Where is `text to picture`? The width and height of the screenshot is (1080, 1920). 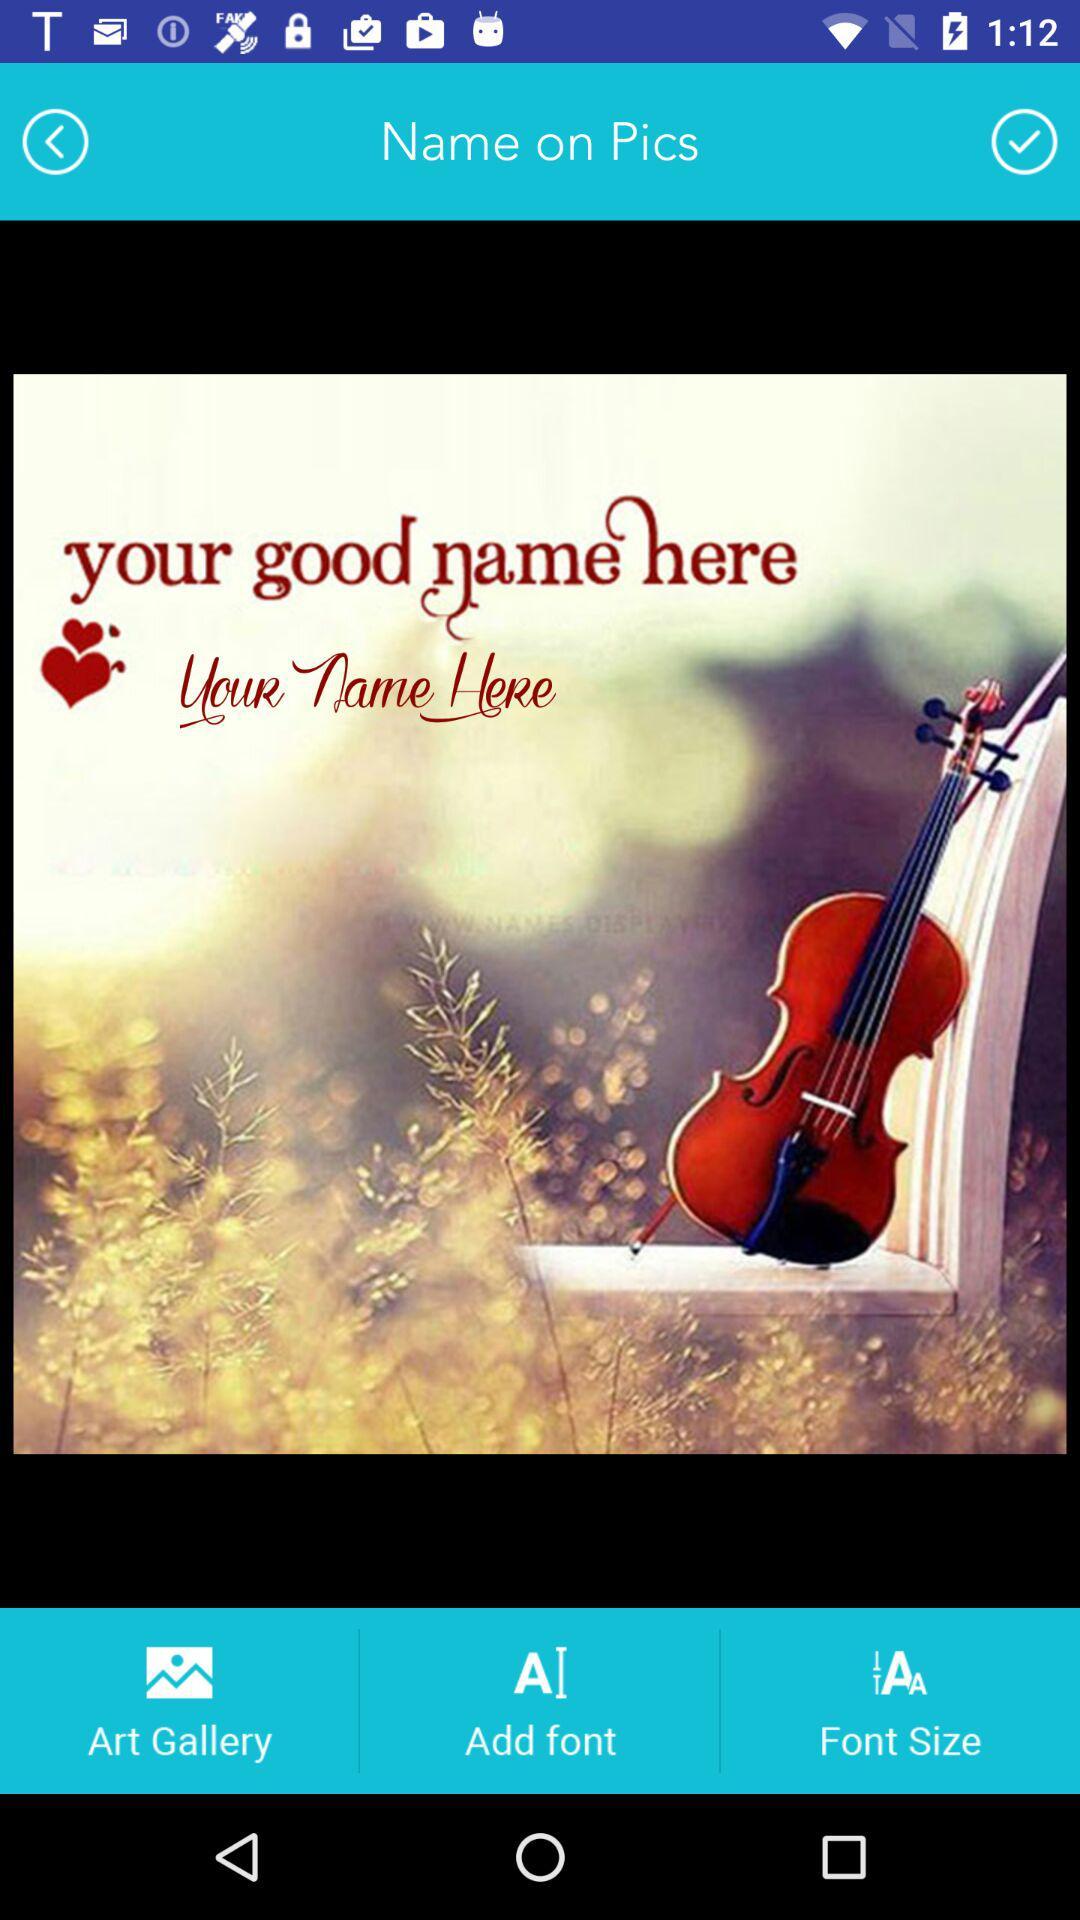 text to picture is located at coordinates (538, 1699).